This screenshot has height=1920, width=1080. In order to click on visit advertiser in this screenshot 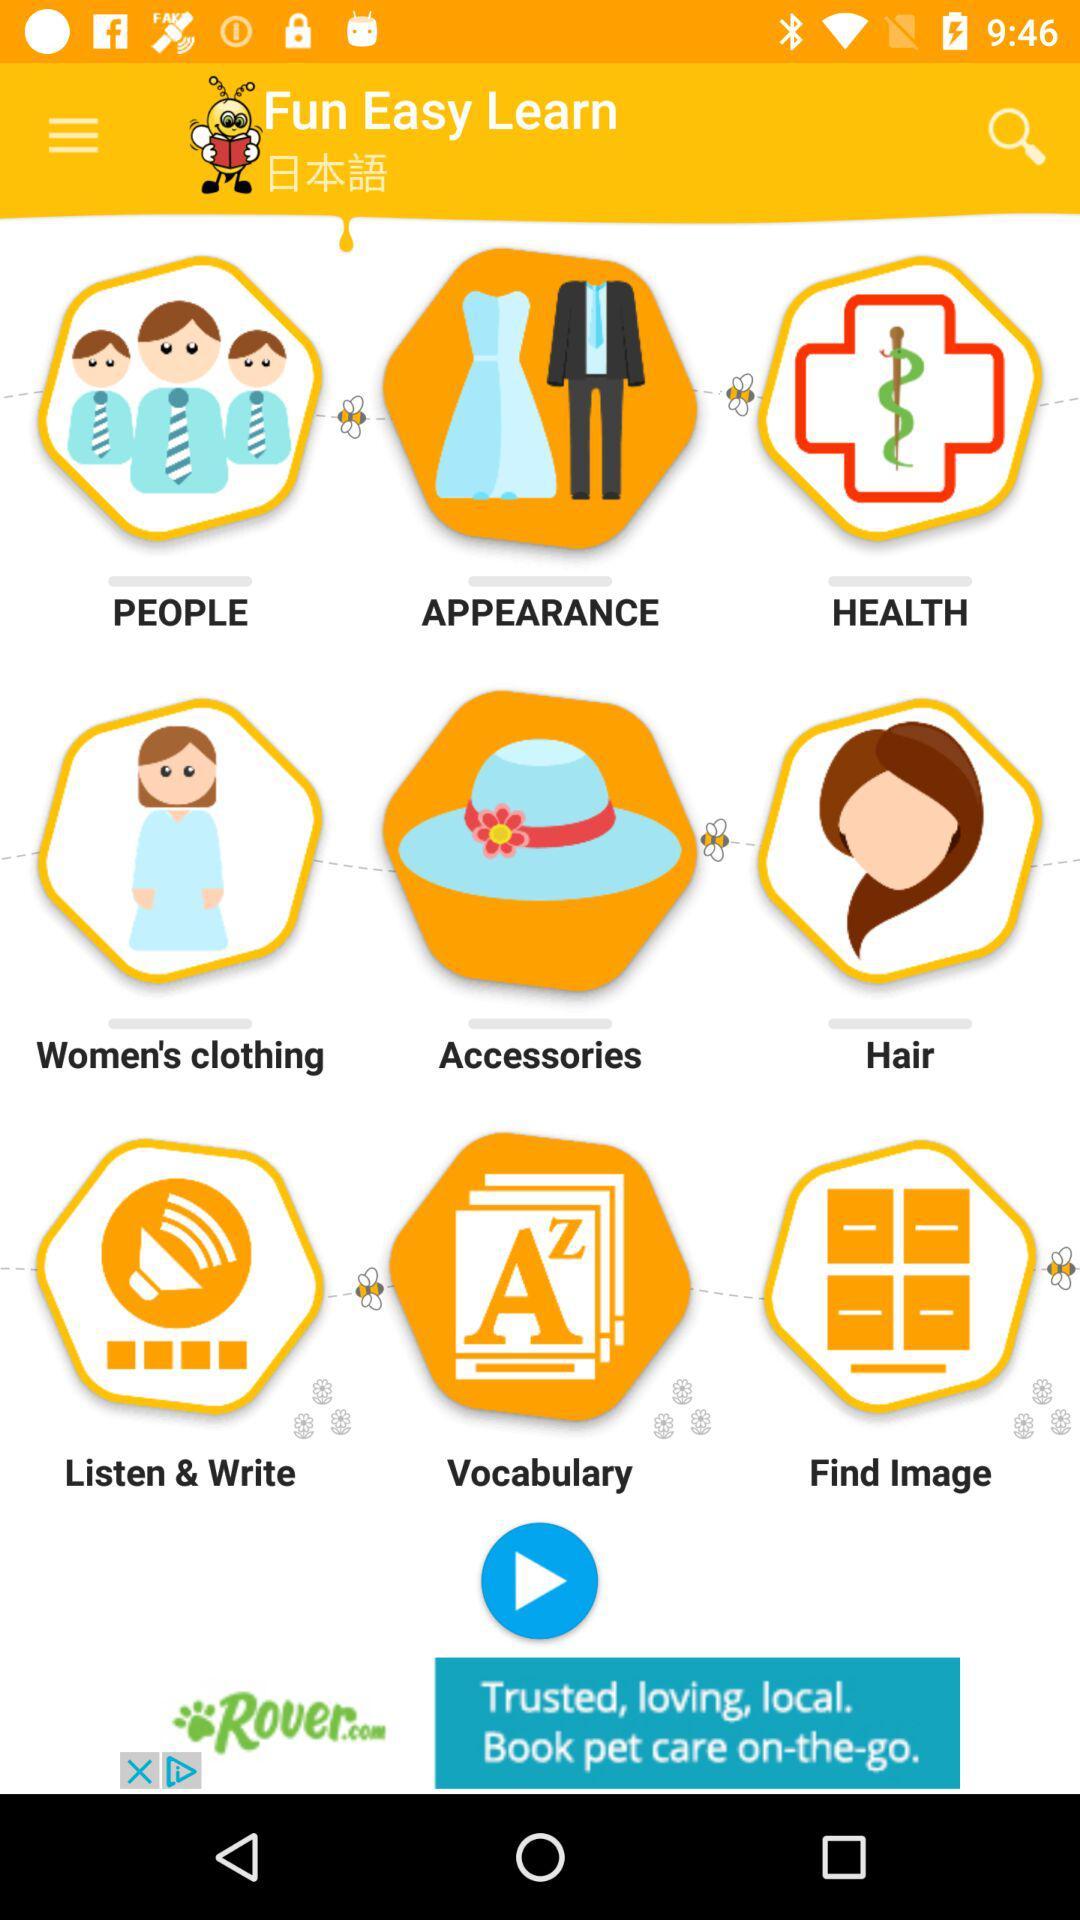, I will do `click(540, 1722)`.